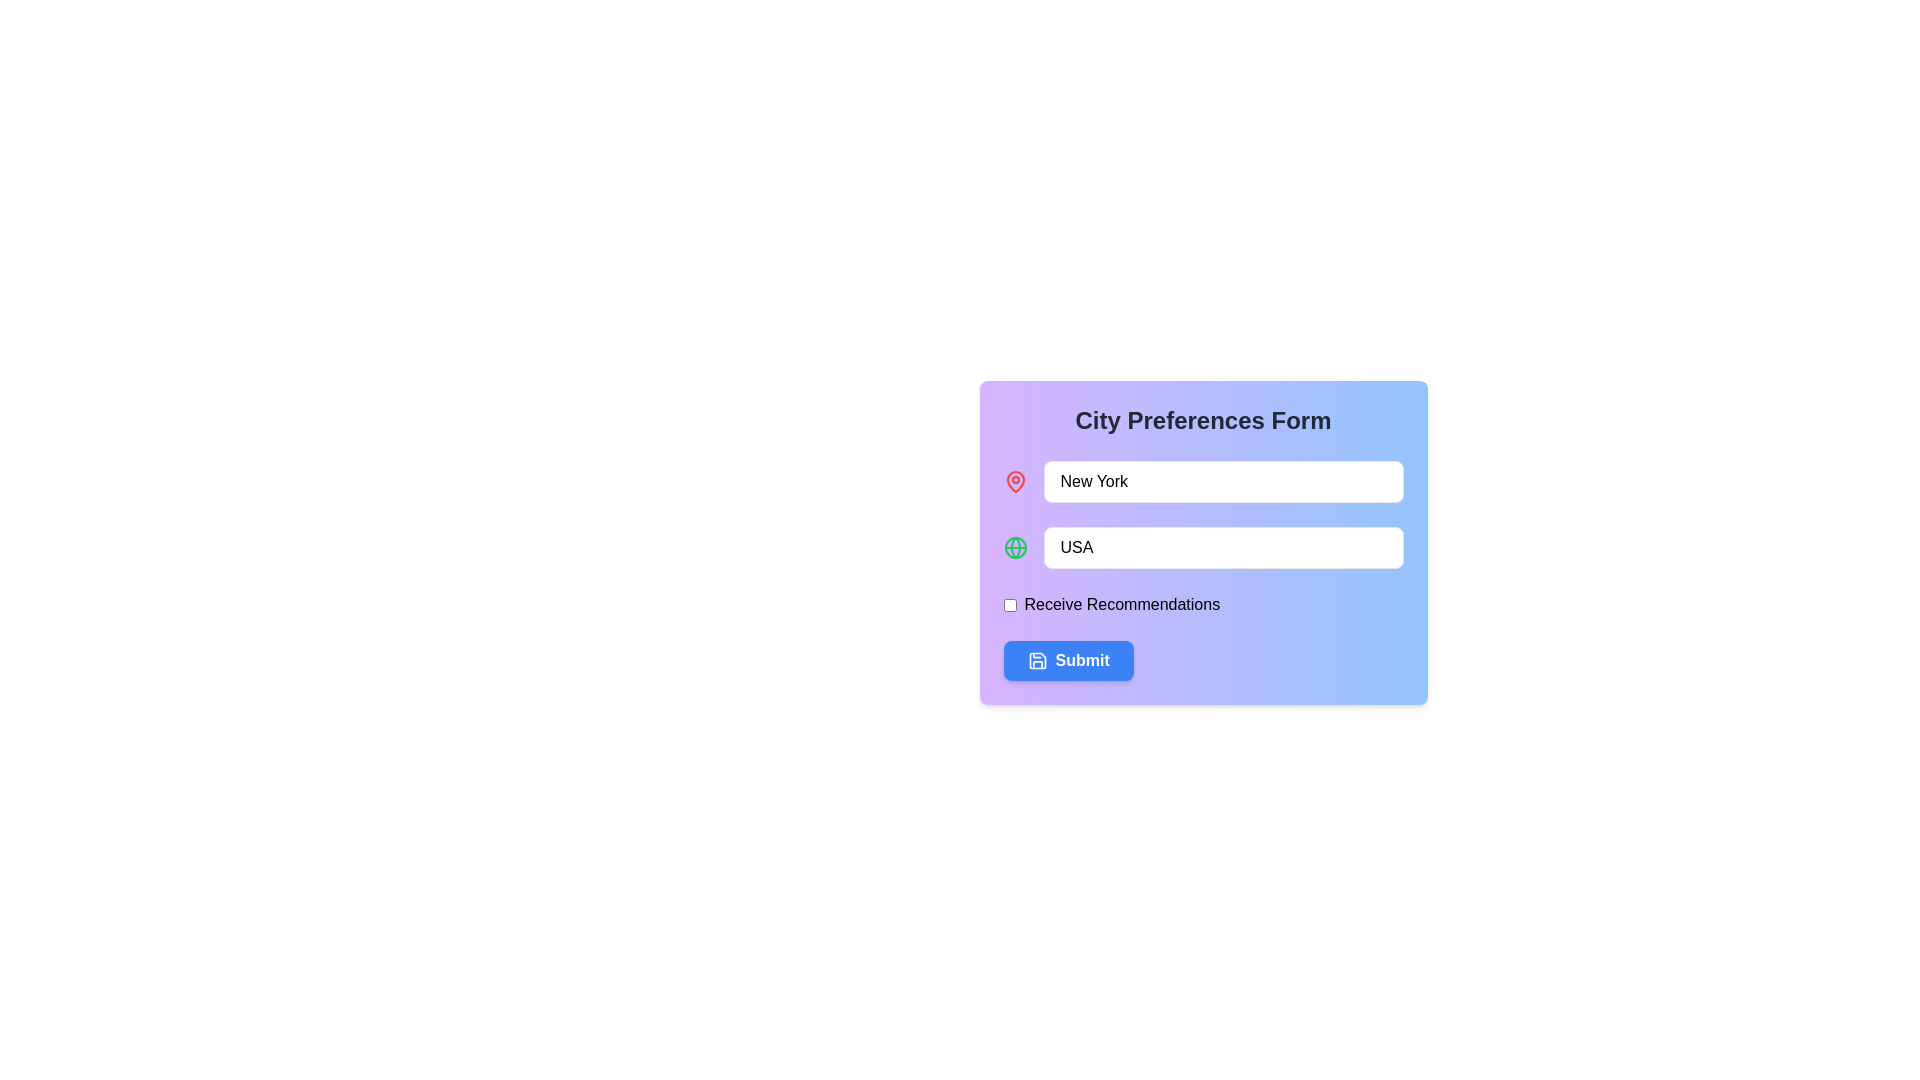 This screenshot has height=1080, width=1920. What do you see at coordinates (1122, 604) in the screenshot?
I see `the label element displaying 'Receive Recommendations', which is located to the right of a checkbox and positioned below the second input field and above the 'Submit' button` at bounding box center [1122, 604].